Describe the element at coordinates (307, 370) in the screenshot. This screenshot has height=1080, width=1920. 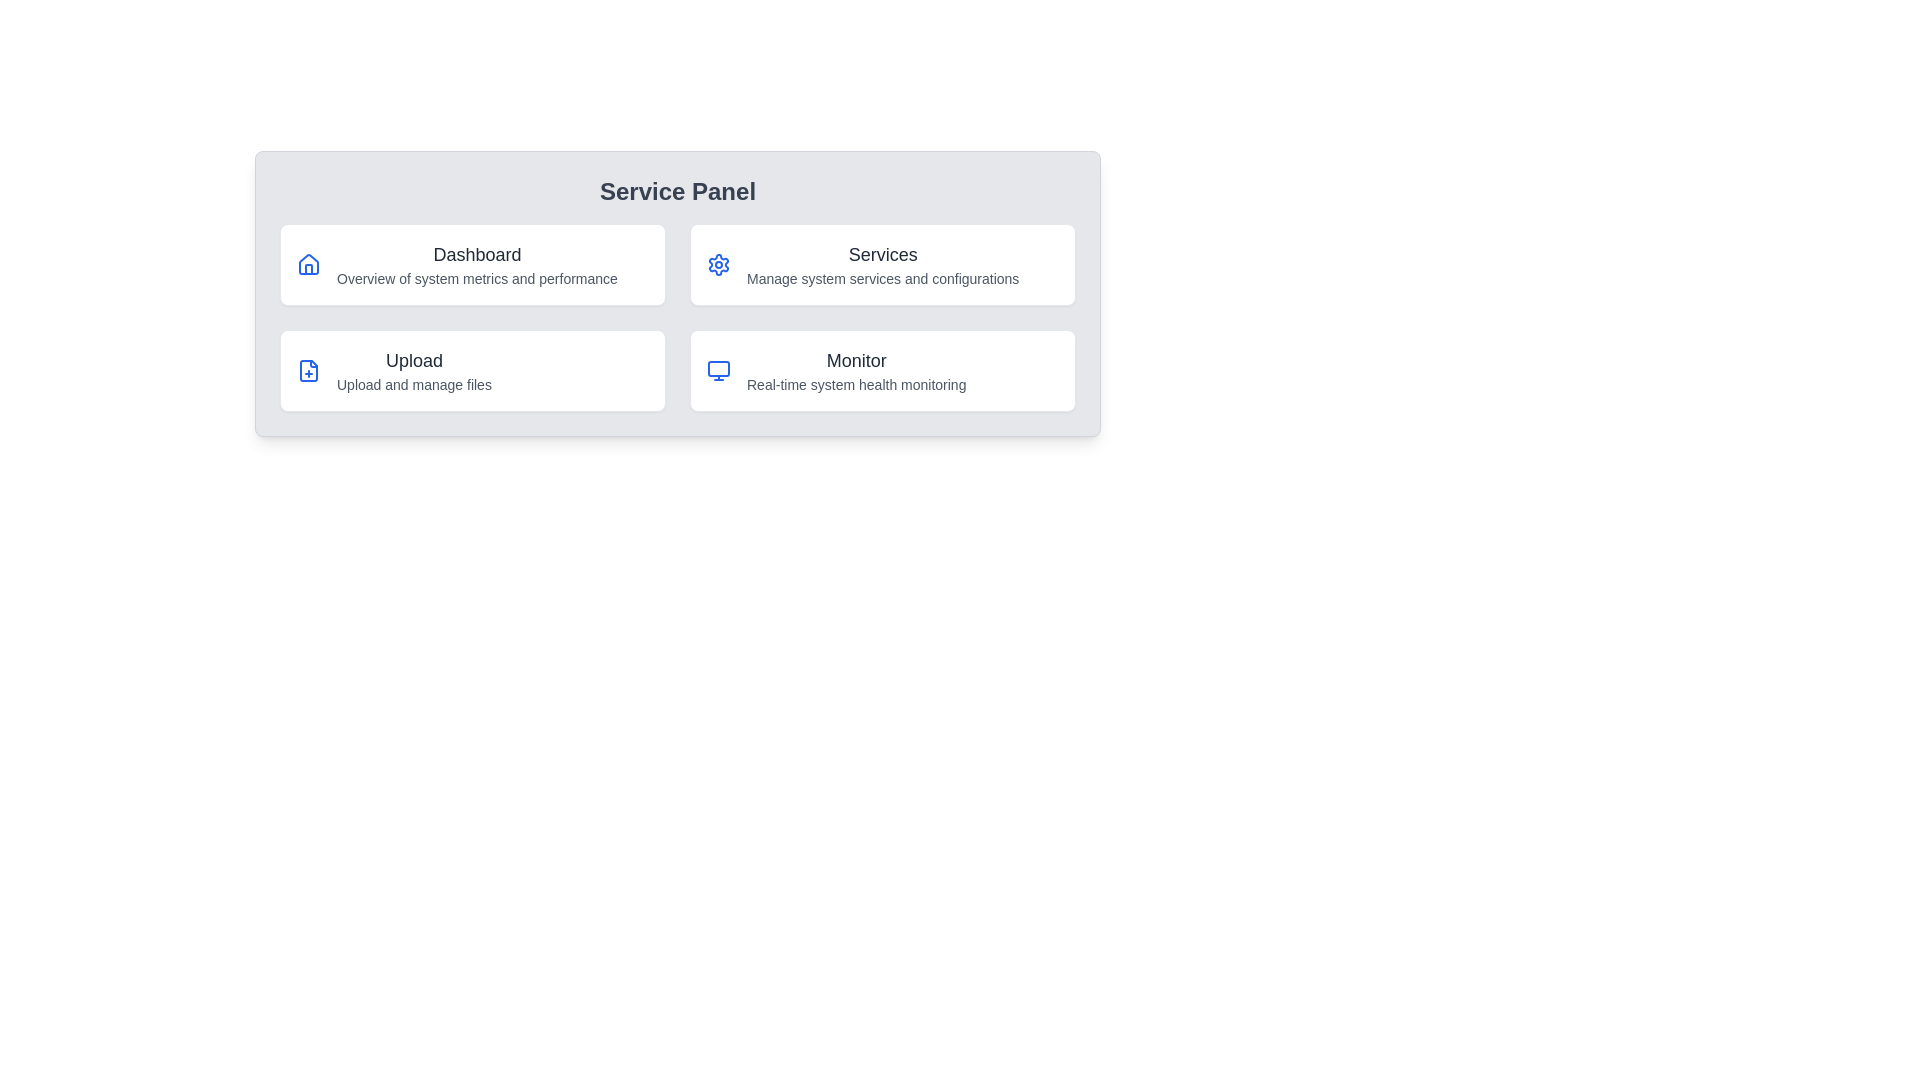
I see `the upload icon located in the 'Upload' section of the Service Panel, which serves as a visual cue for the functionality of uploading files` at that location.